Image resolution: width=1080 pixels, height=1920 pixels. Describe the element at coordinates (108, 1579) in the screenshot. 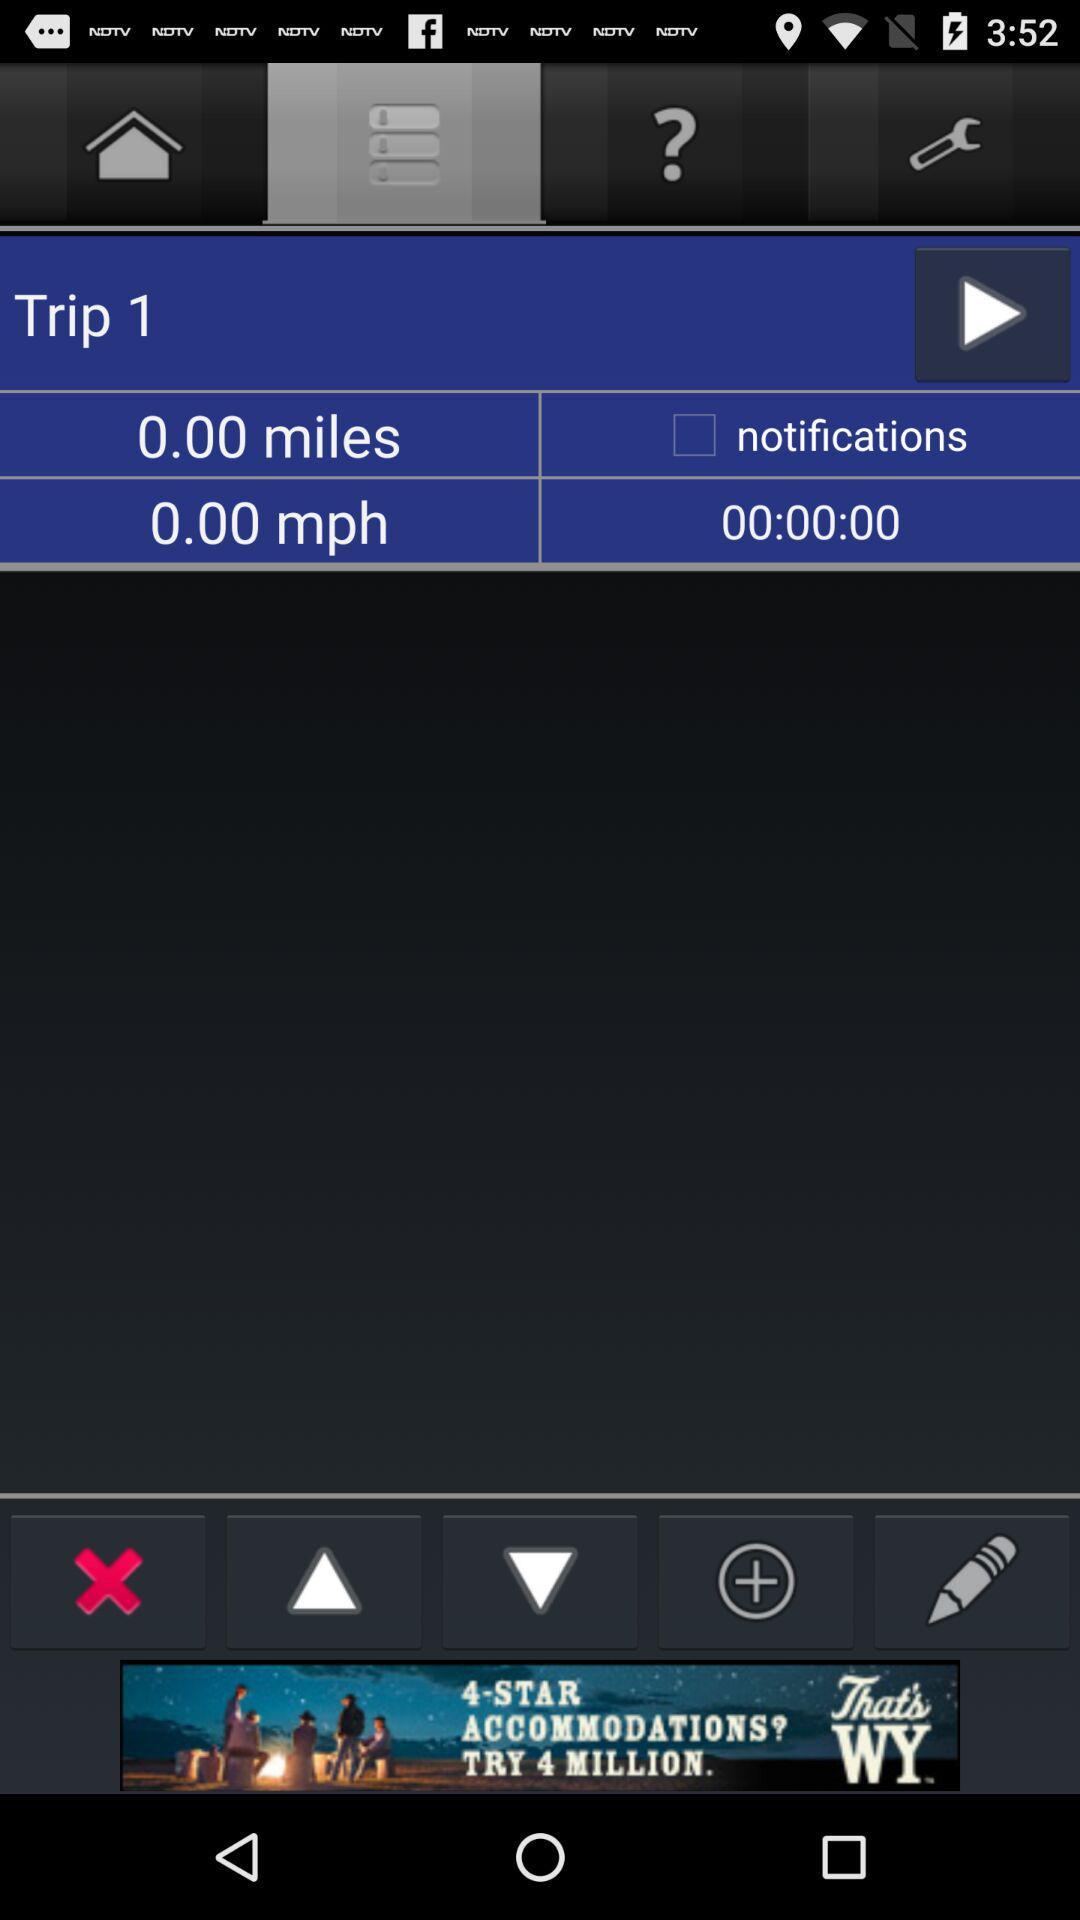

I see `cancel` at that location.